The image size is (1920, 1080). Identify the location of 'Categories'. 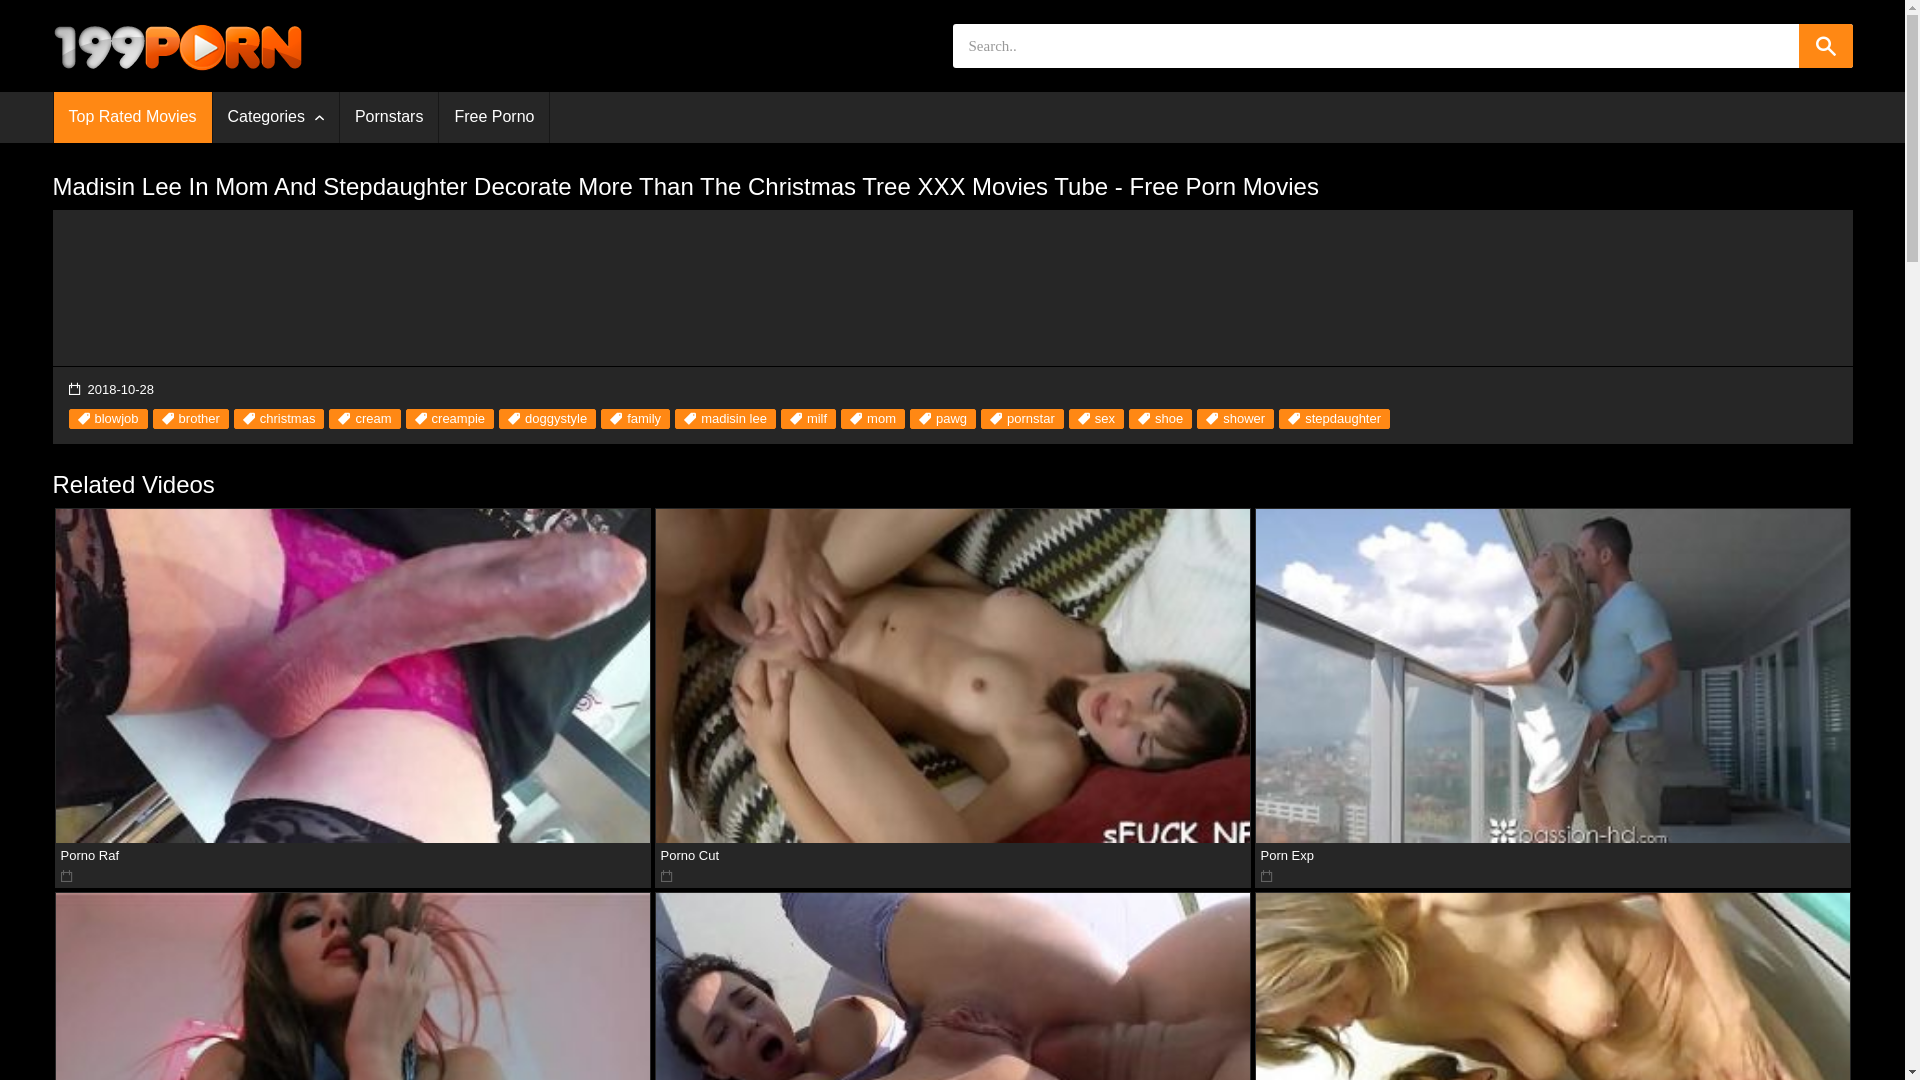
(274, 117).